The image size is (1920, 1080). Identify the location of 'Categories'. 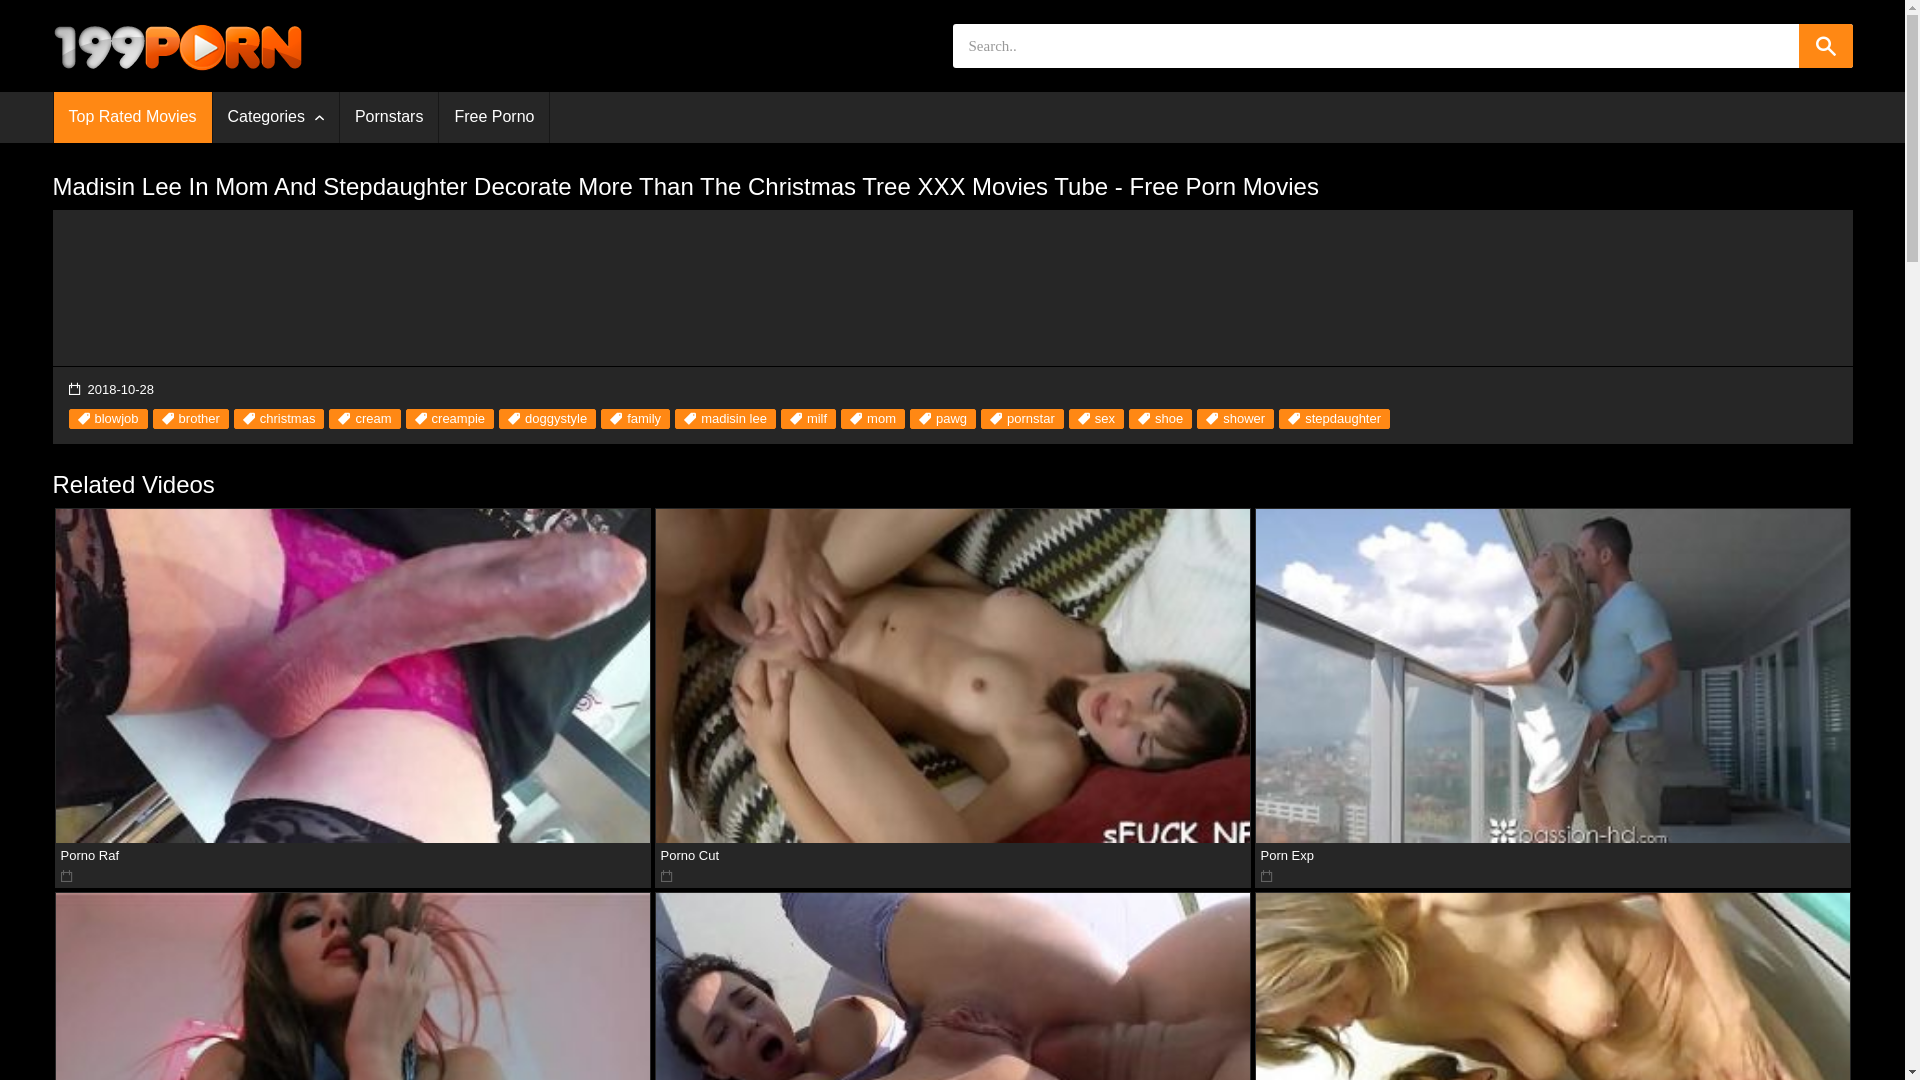
(274, 117).